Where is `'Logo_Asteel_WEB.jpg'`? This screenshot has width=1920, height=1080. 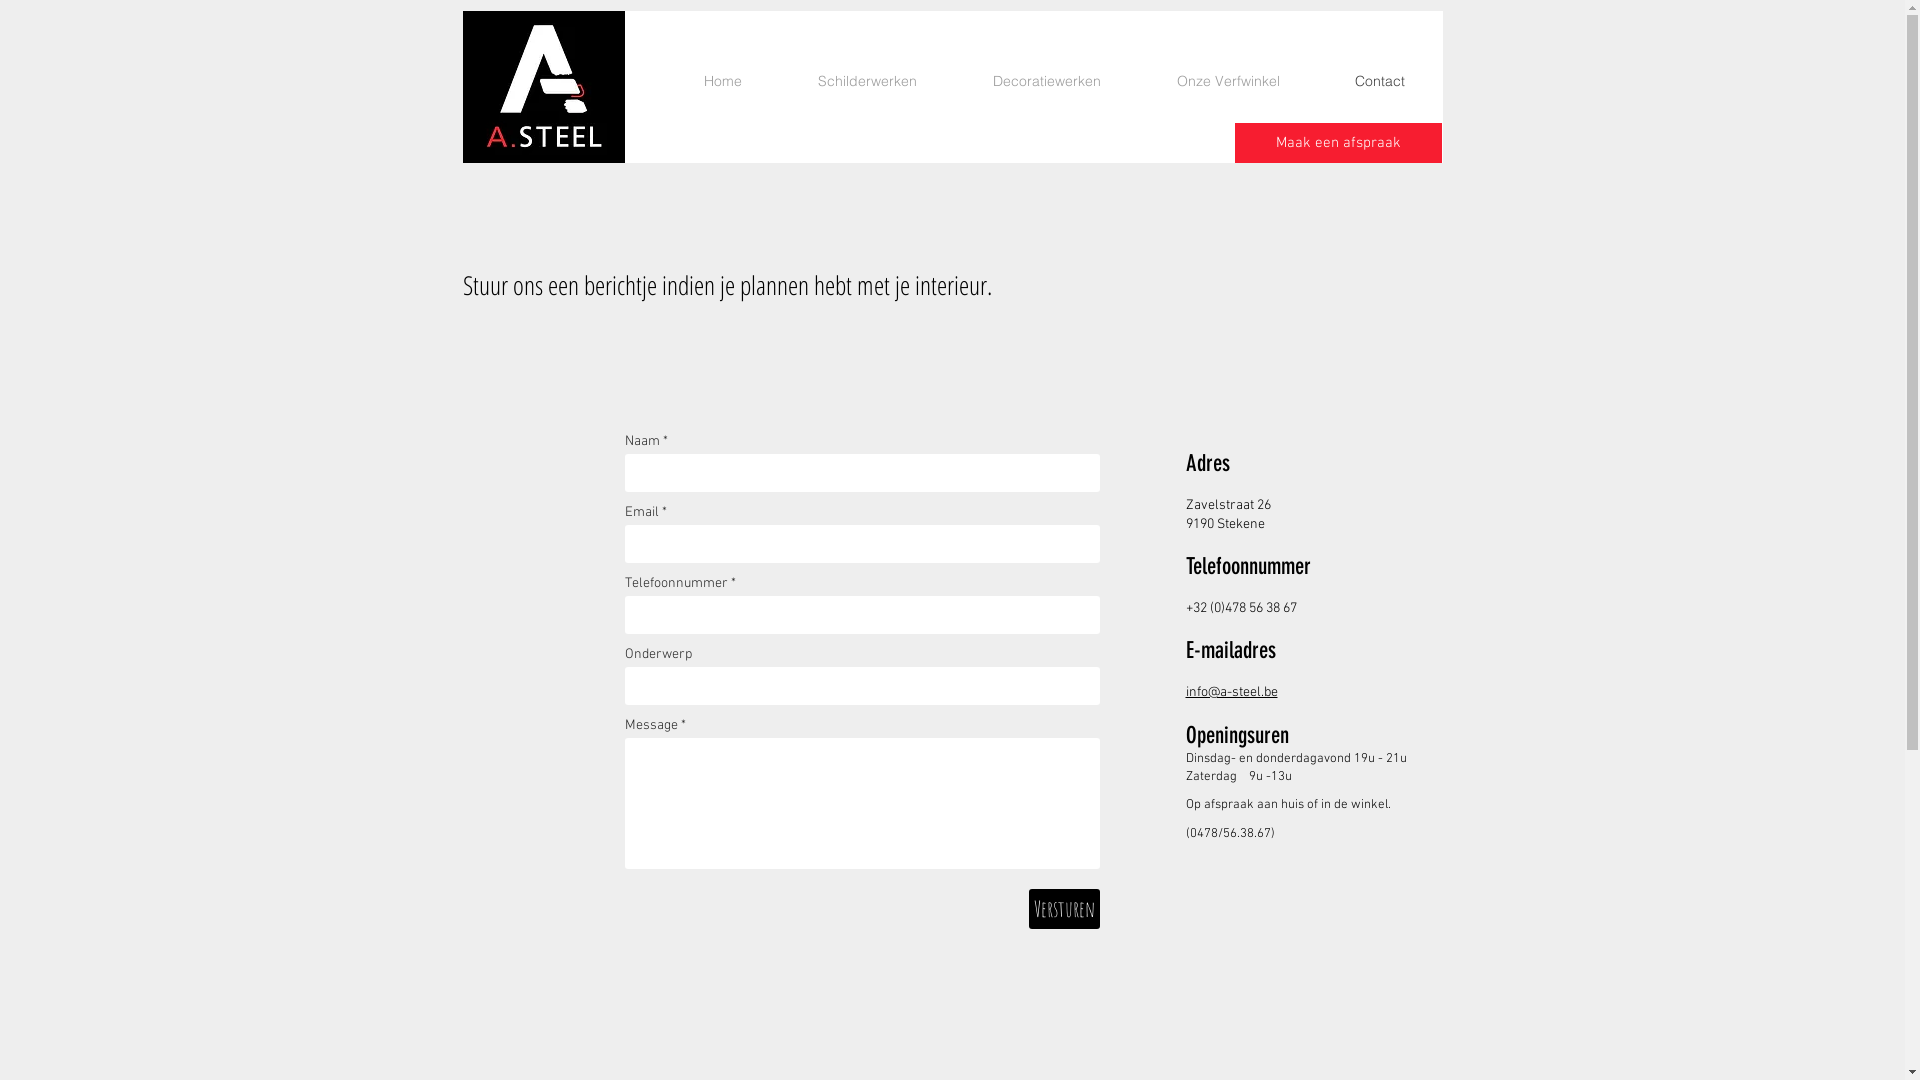
'Logo_Asteel_WEB.jpg' is located at coordinates (460, 86).